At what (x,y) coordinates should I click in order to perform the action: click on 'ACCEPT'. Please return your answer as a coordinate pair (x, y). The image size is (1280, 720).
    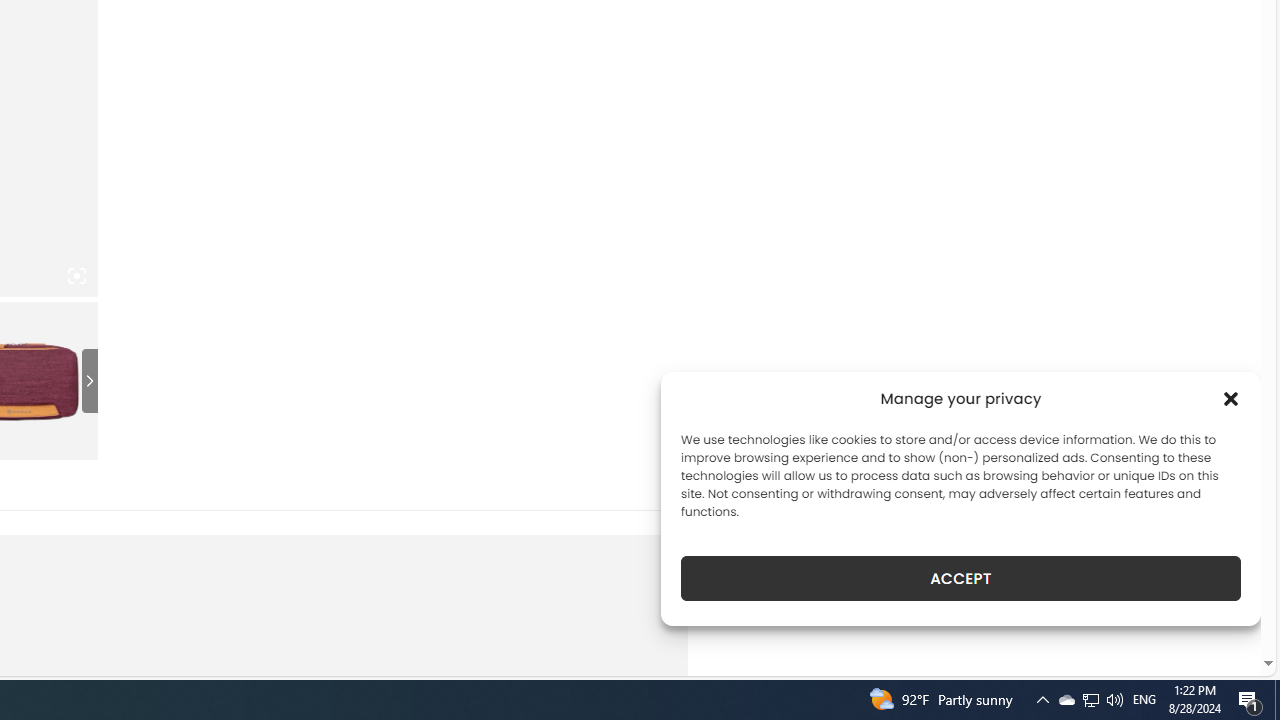
    Looking at the image, I should click on (961, 578).